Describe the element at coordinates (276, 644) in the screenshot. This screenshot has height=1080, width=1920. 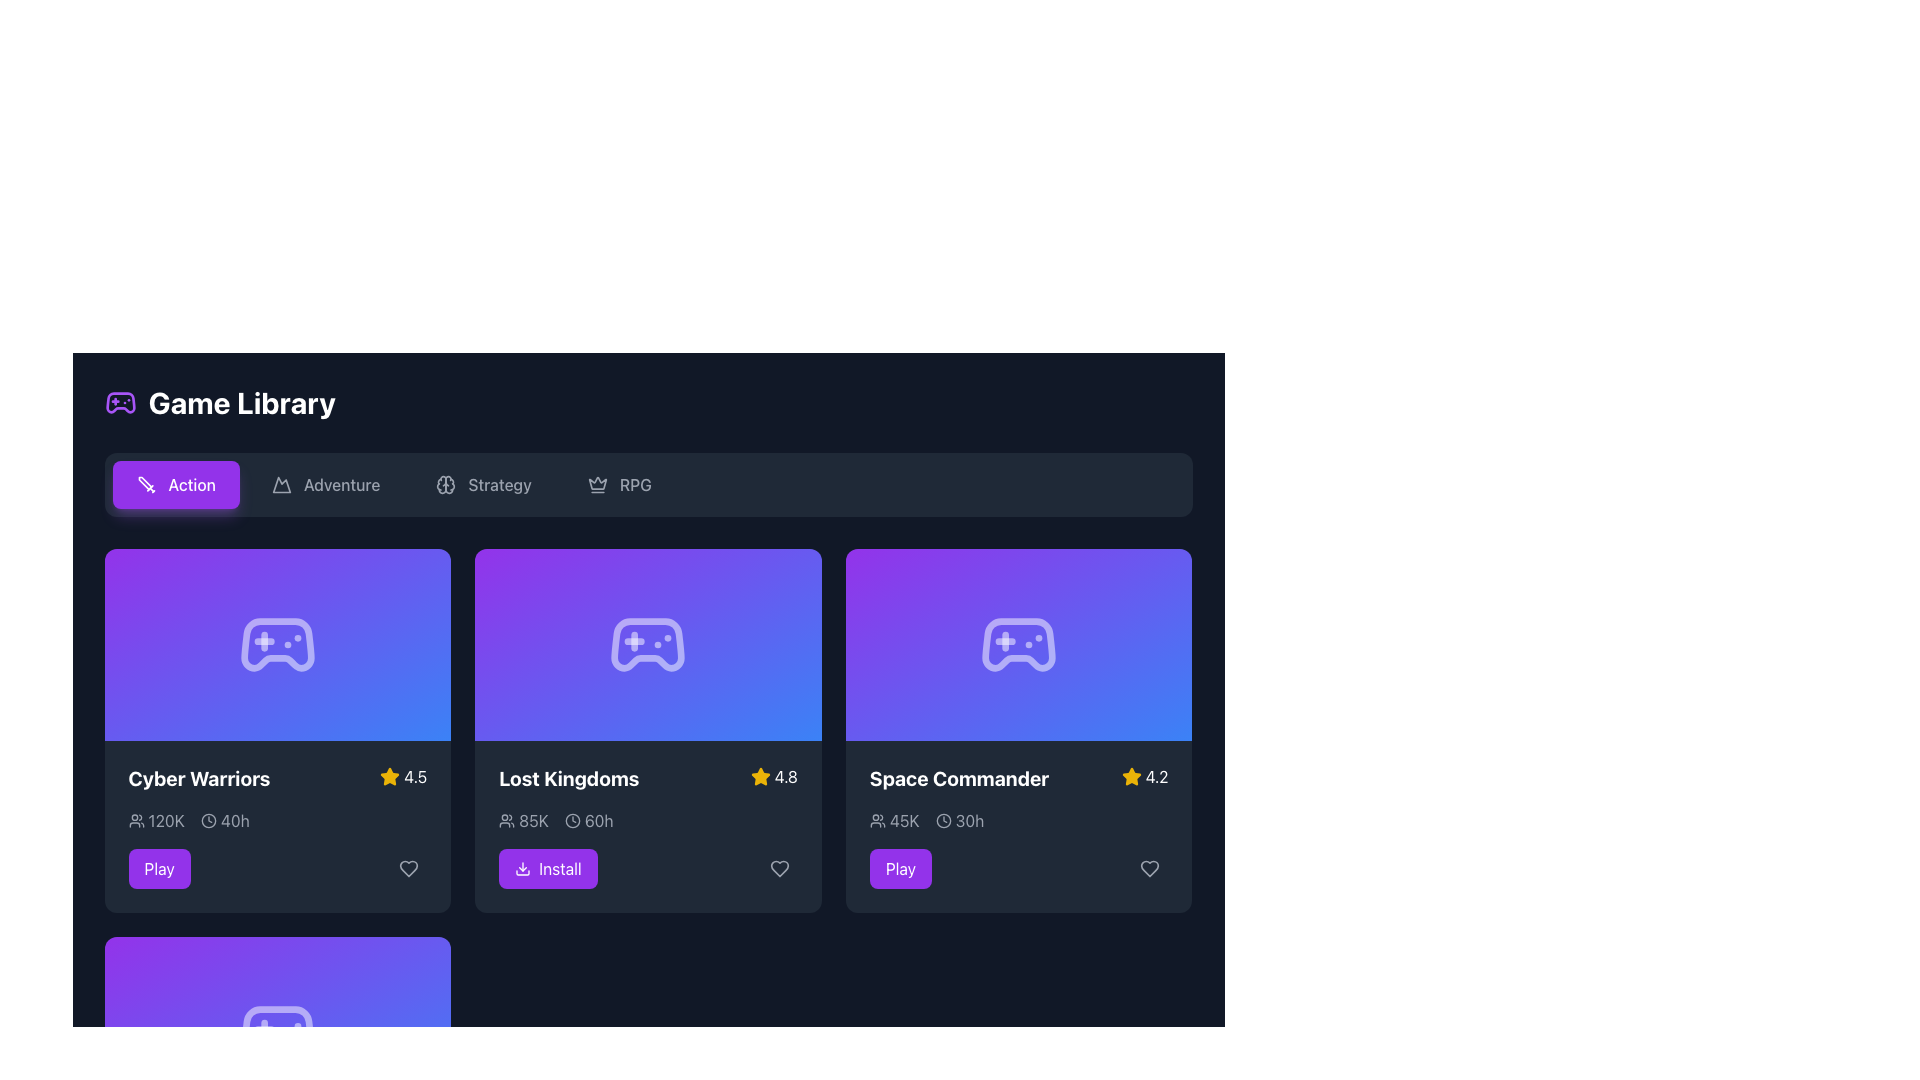
I see `the first card` at that location.